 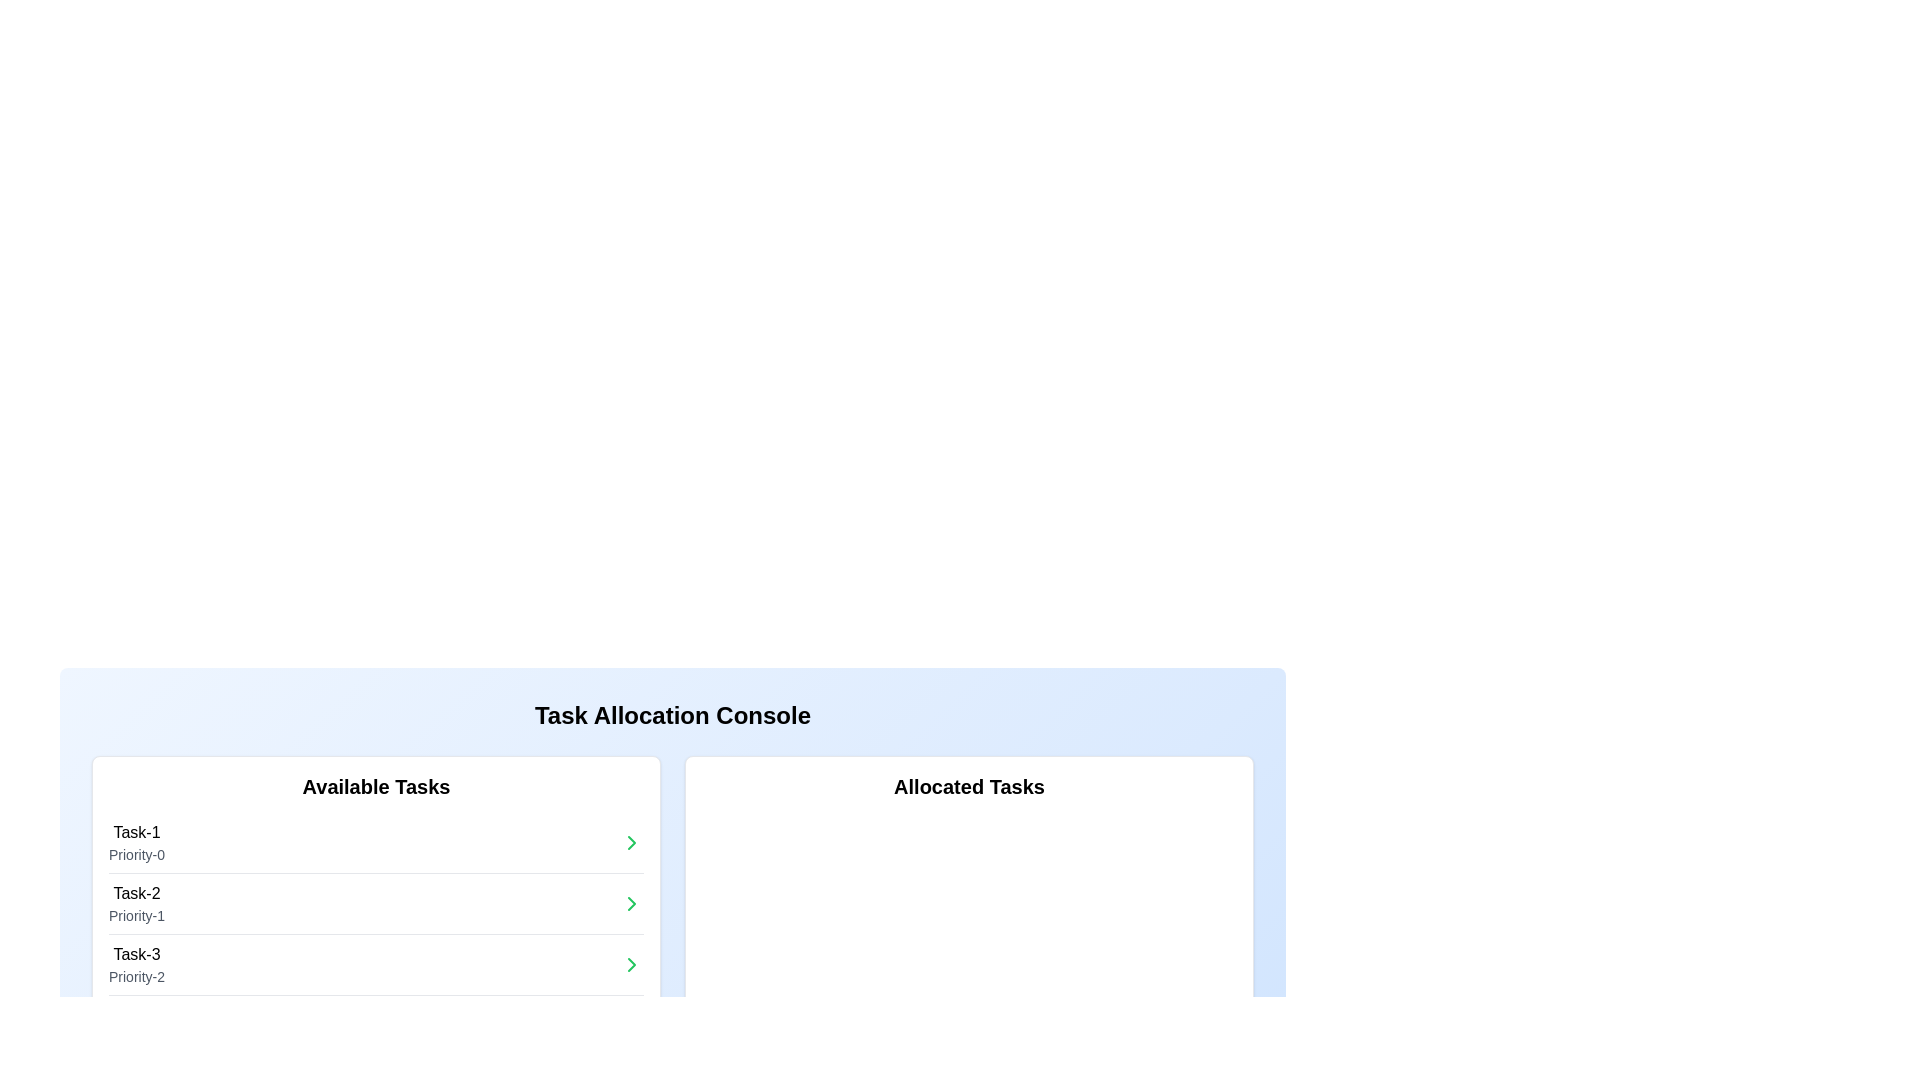 What do you see at coordinates (631, 903) in the screenshot?
I see `the visual indication of the icon located in the 'Available Tasks' section, positioned to the right of 'Task-2 Priority-1'` at bounding box center [631, 903].